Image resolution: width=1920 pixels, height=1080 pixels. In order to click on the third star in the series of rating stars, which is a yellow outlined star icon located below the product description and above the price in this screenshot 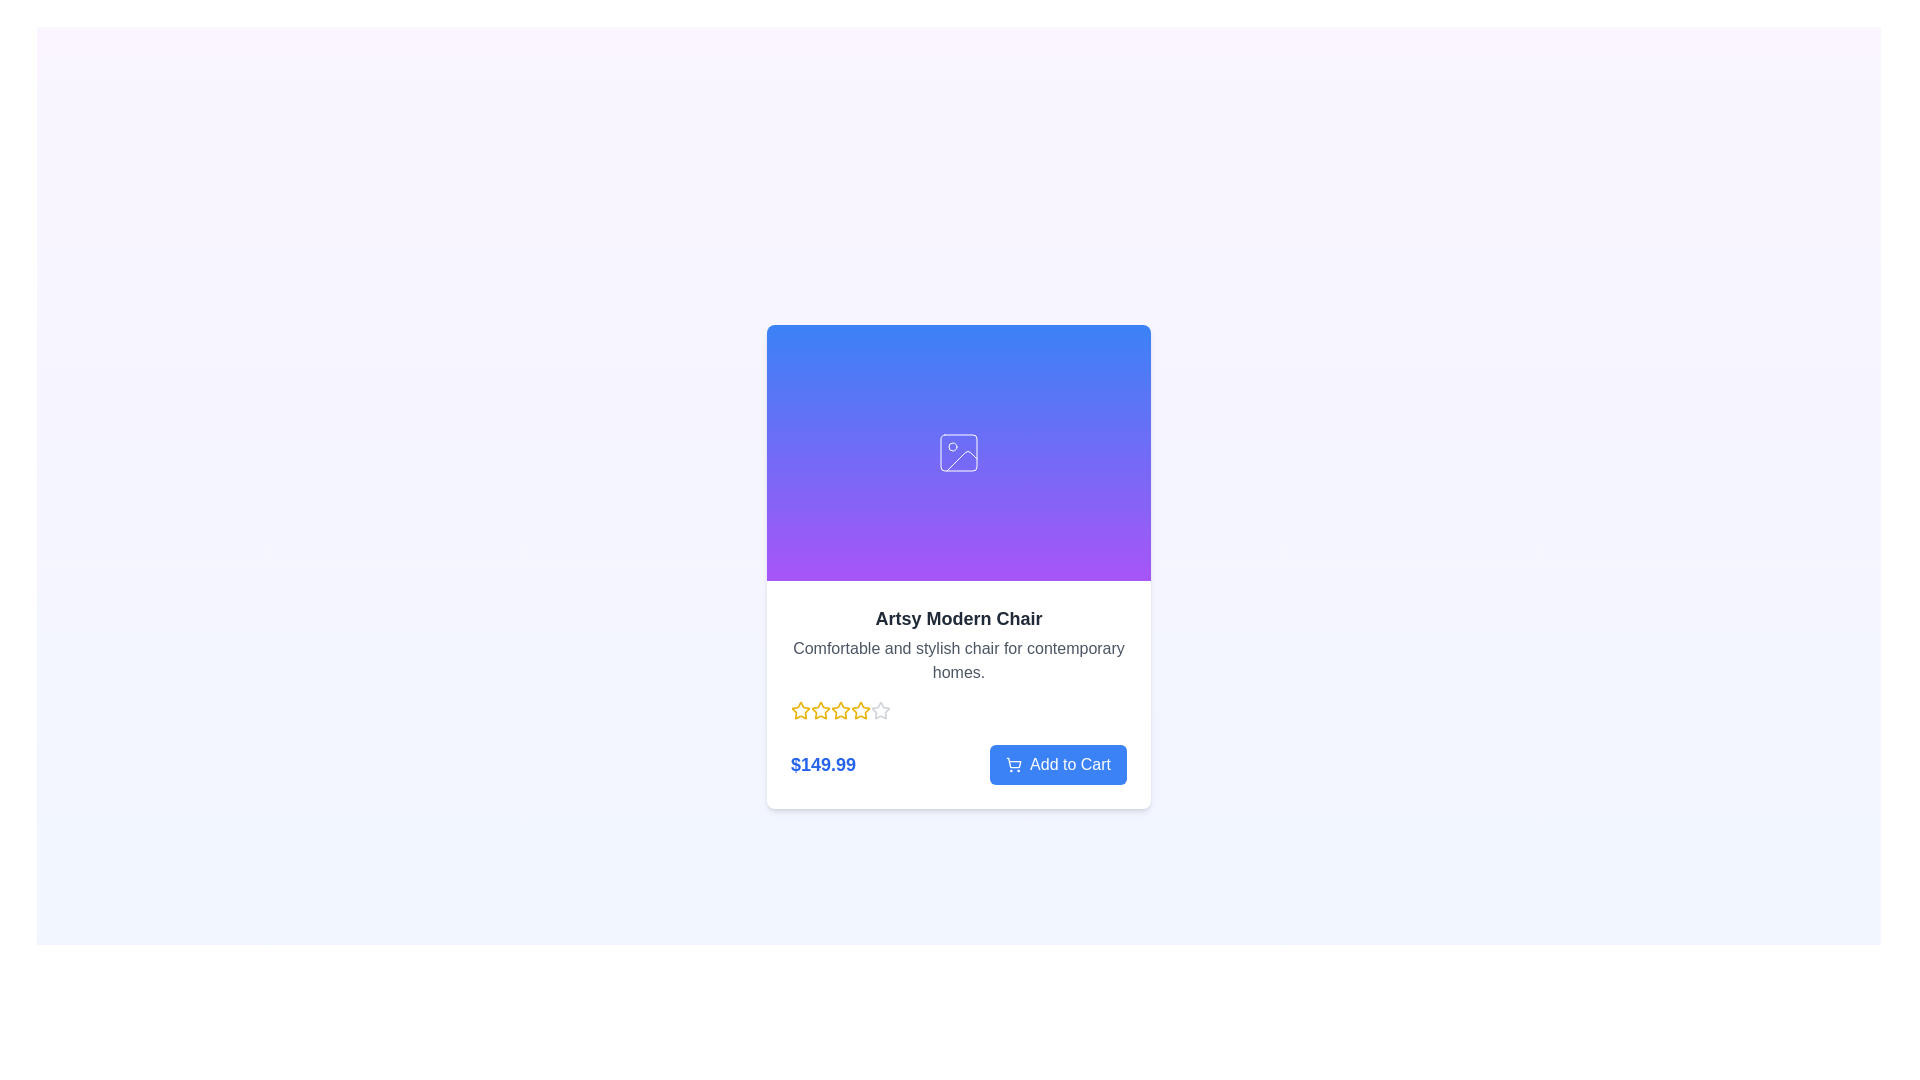, I will do `click(860, 709)`.